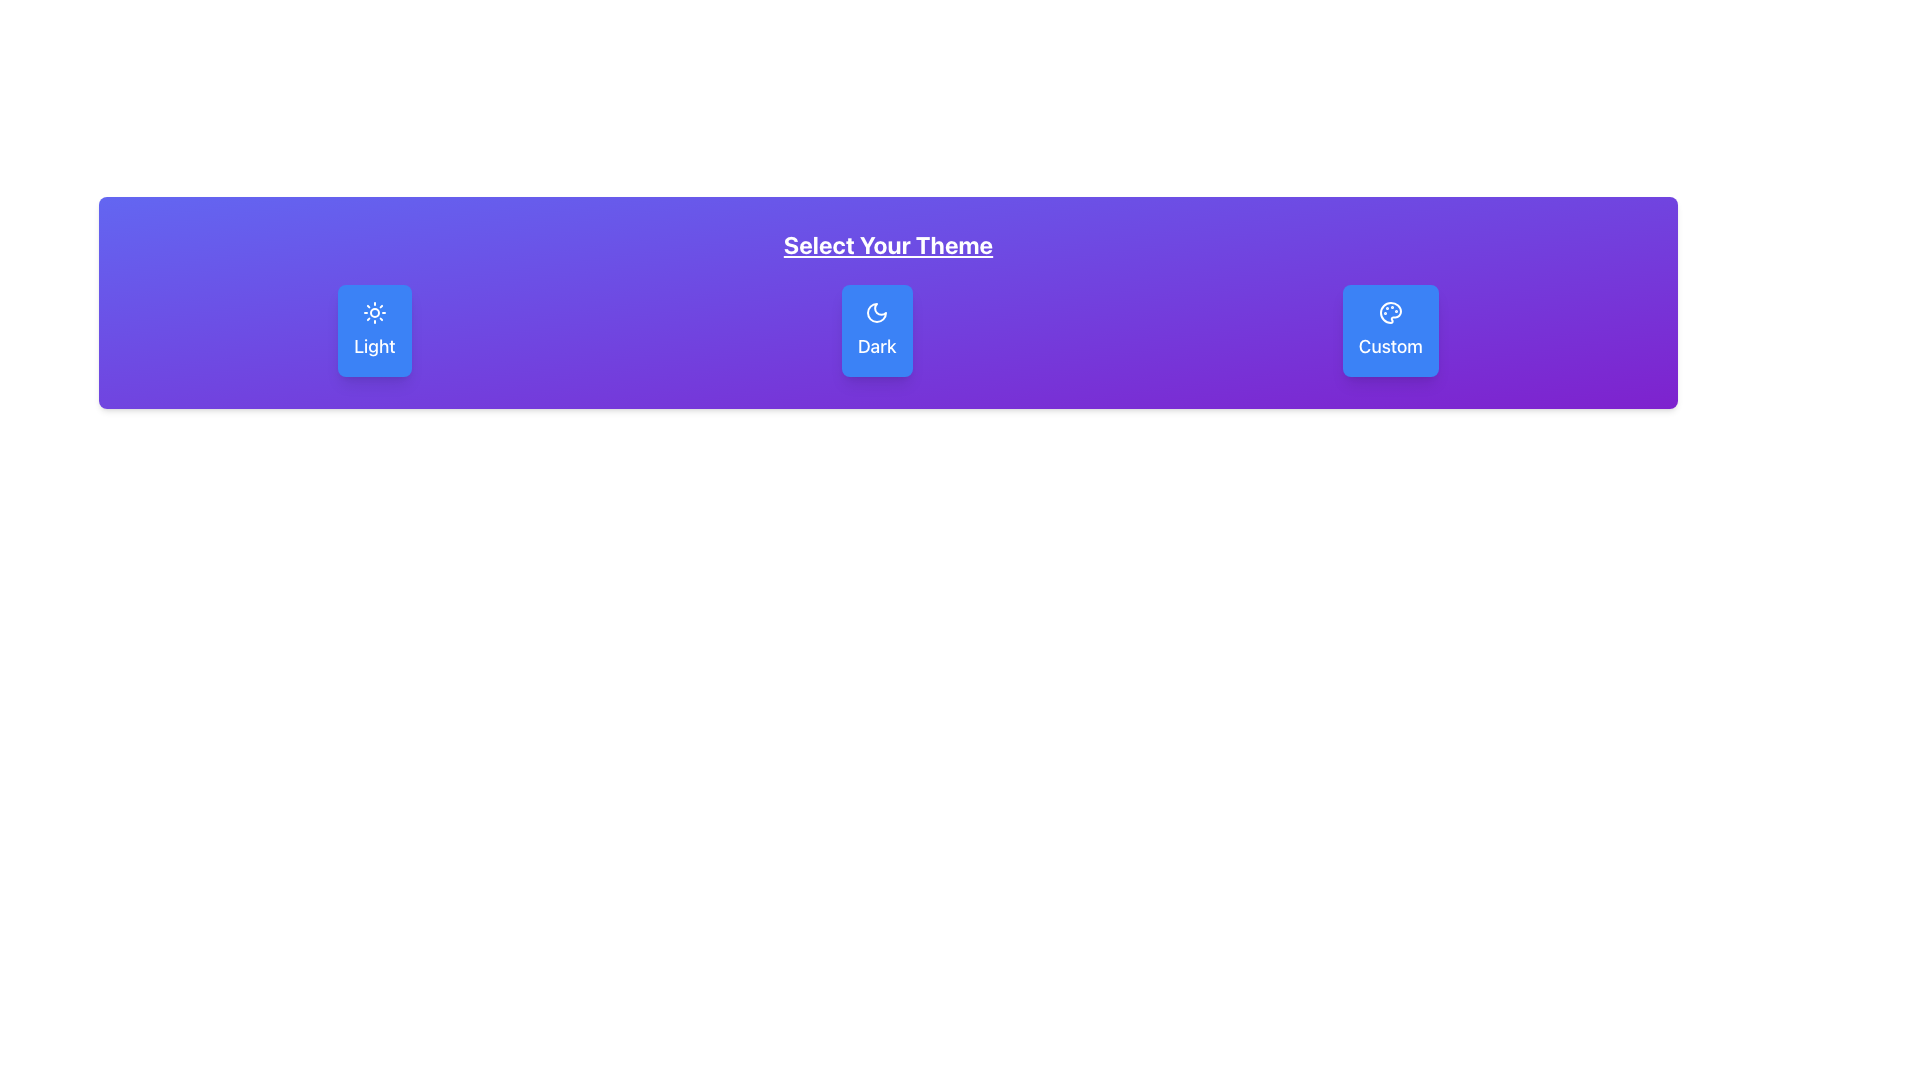 Image resolution: width=1920 pixels, height=1080 pixels. I want to click on the 'Custom' theme button, which is the third button in a horizontal series of three buttons, so click(1389, 330).